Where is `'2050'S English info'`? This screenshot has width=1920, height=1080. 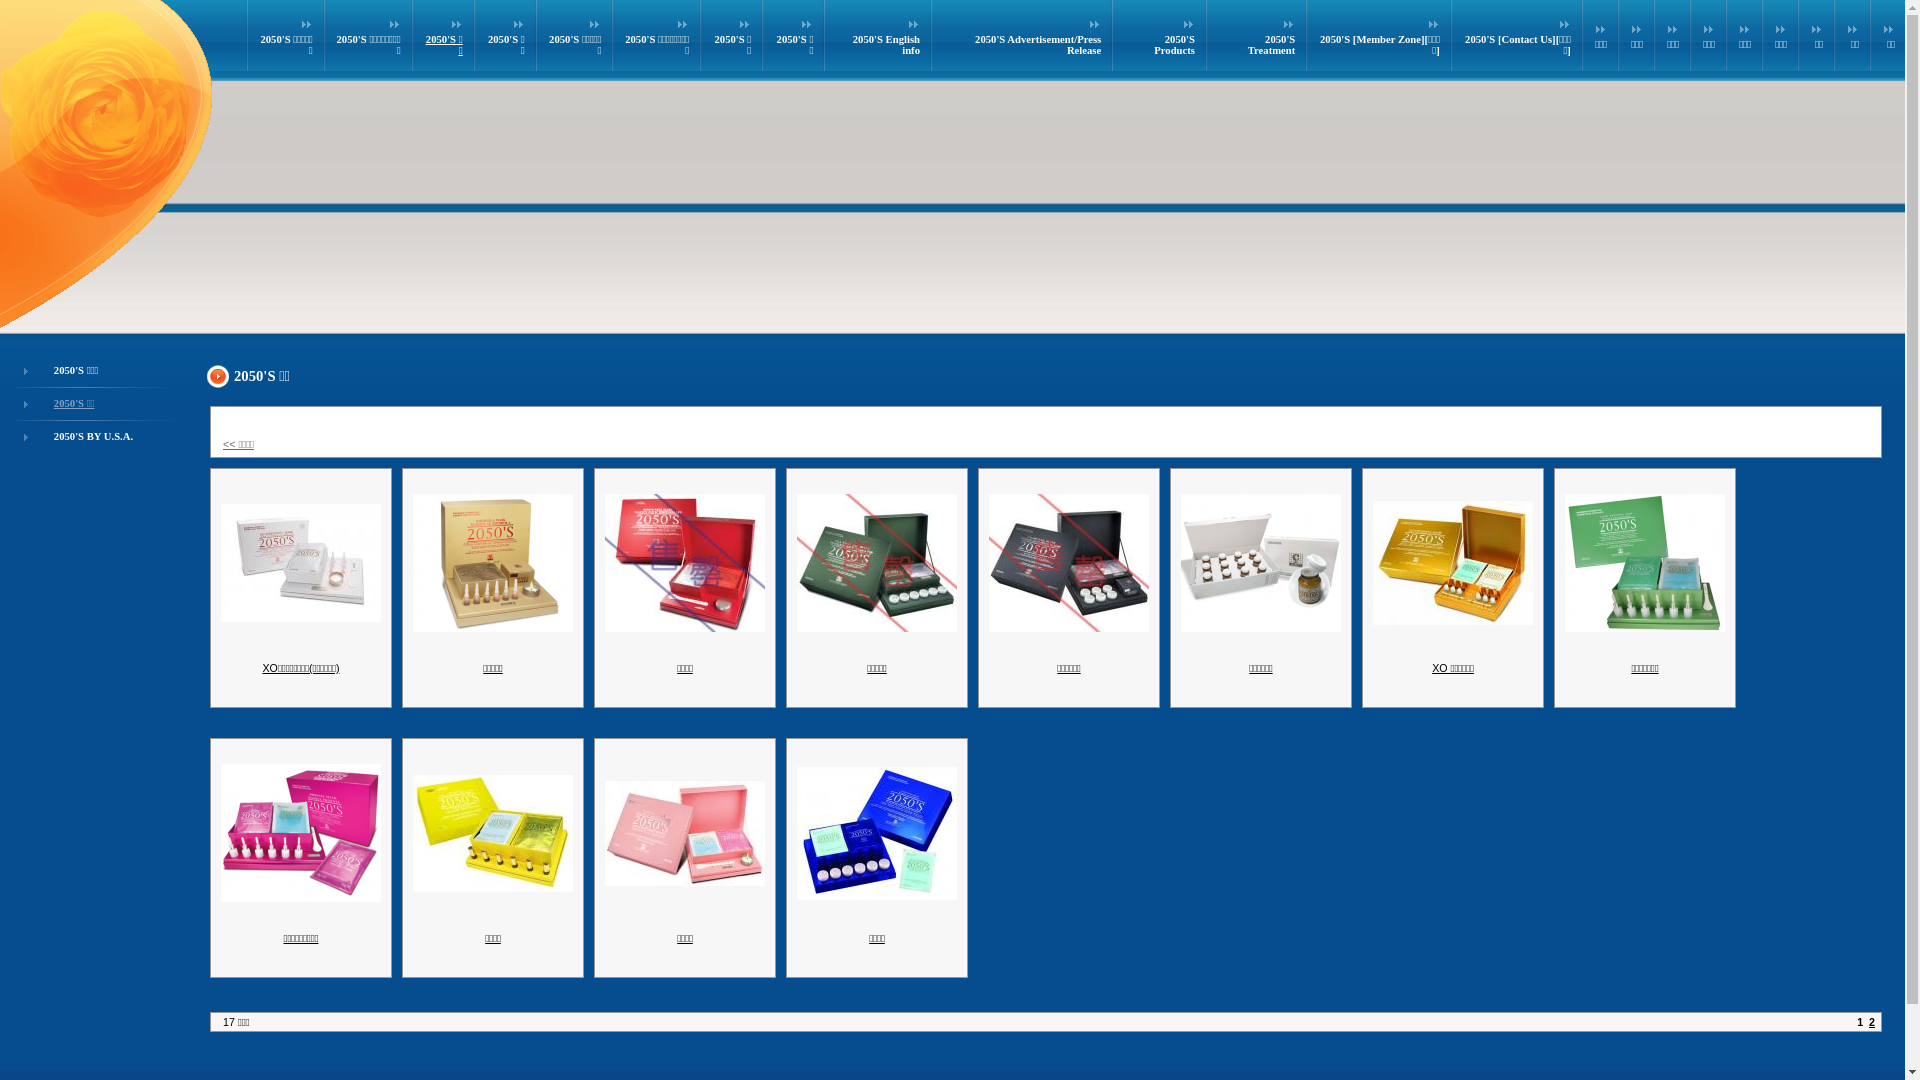 '2050'S English info' is located at coordinates (853, 45).